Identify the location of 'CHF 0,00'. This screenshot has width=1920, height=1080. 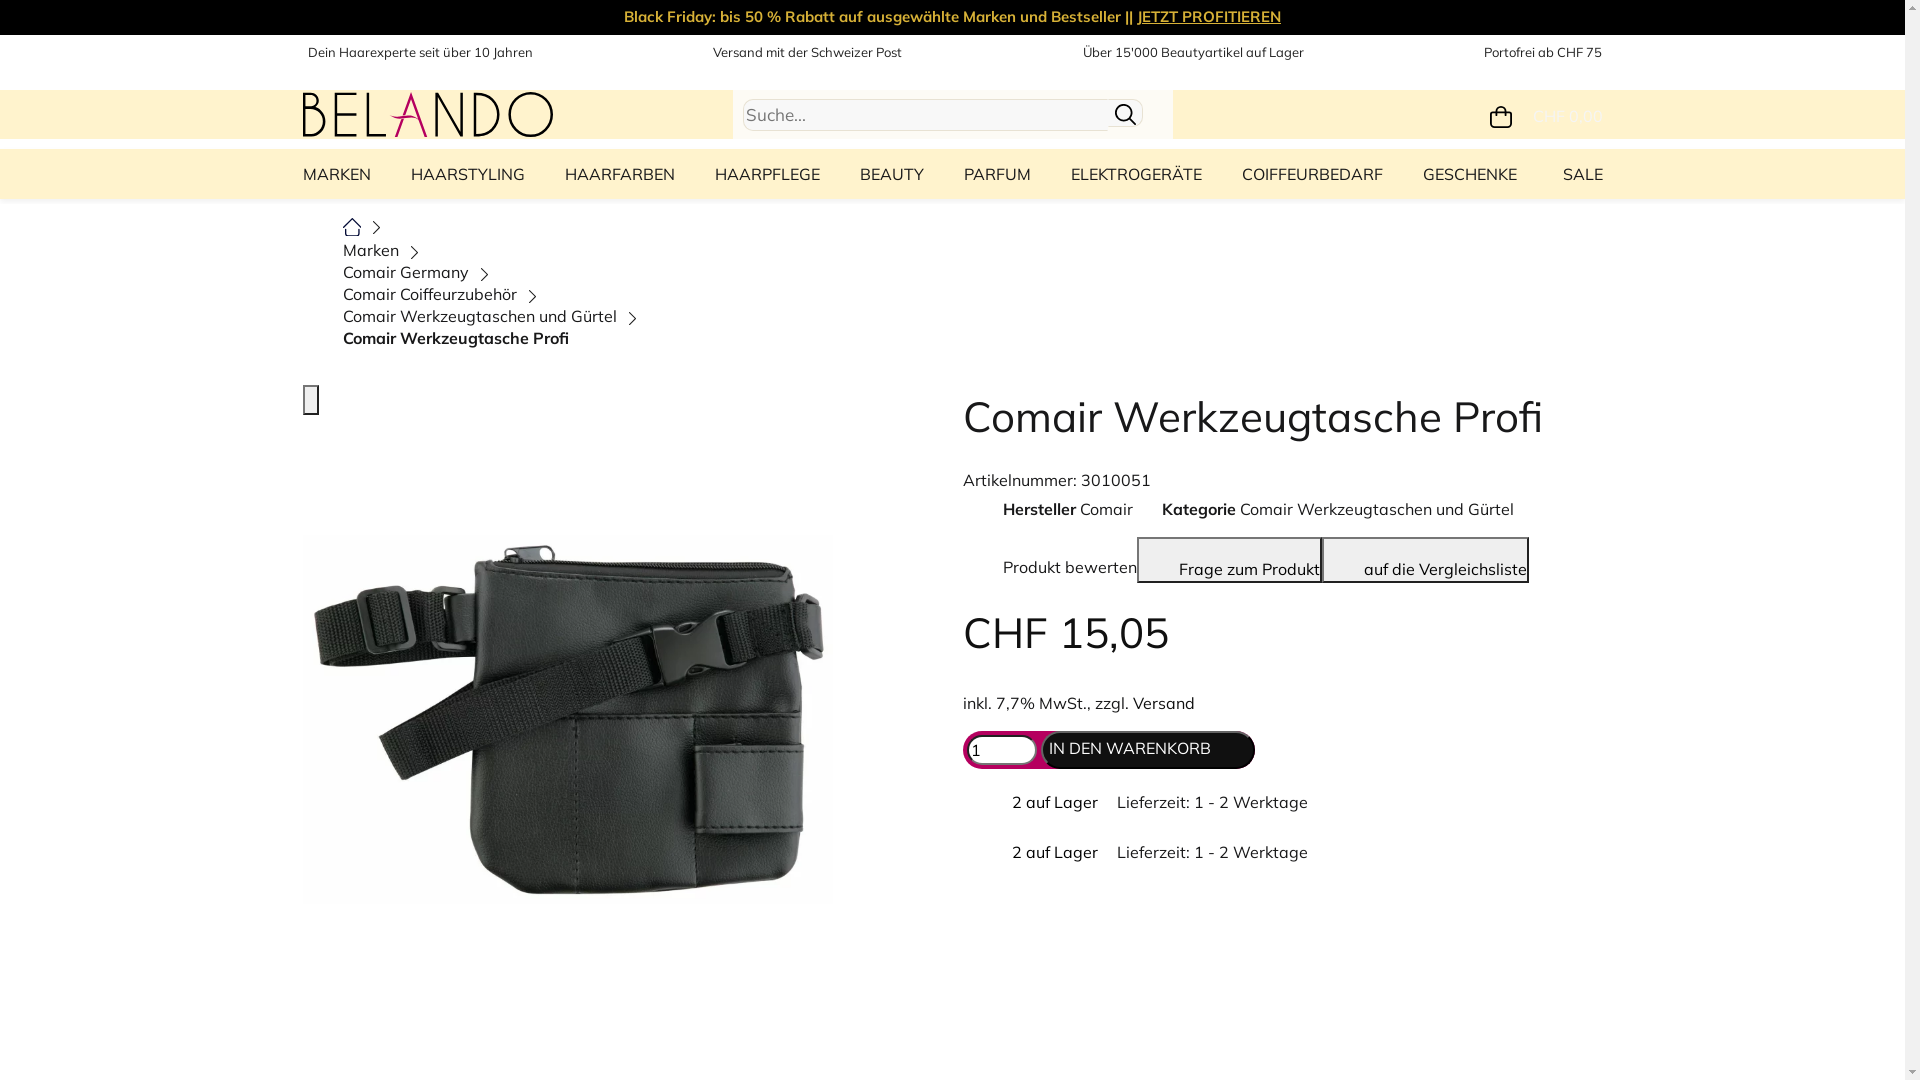
(1545, 114).